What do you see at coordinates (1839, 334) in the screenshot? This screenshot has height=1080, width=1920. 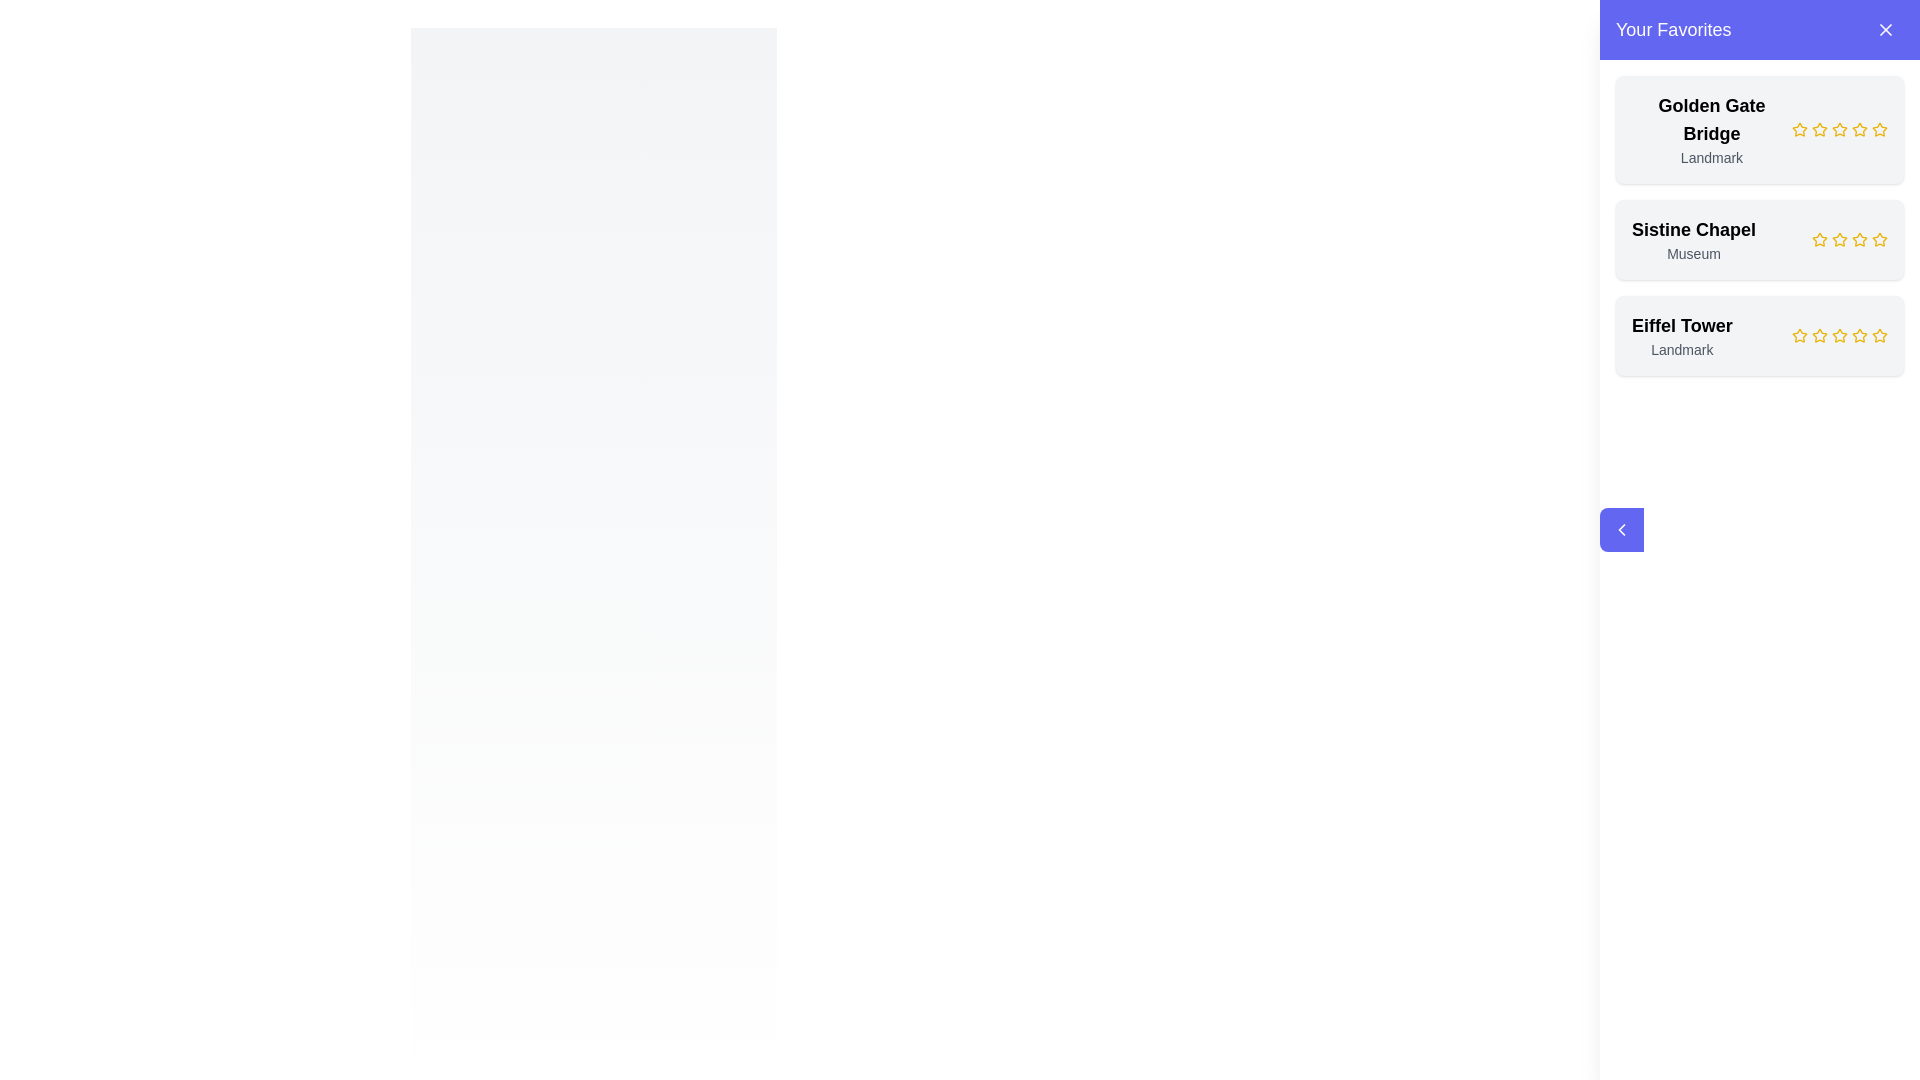 I see `the fourth star in the rating row for the 'Eiffel Tower' item to set the rating` at bounding box center [1839, 334].